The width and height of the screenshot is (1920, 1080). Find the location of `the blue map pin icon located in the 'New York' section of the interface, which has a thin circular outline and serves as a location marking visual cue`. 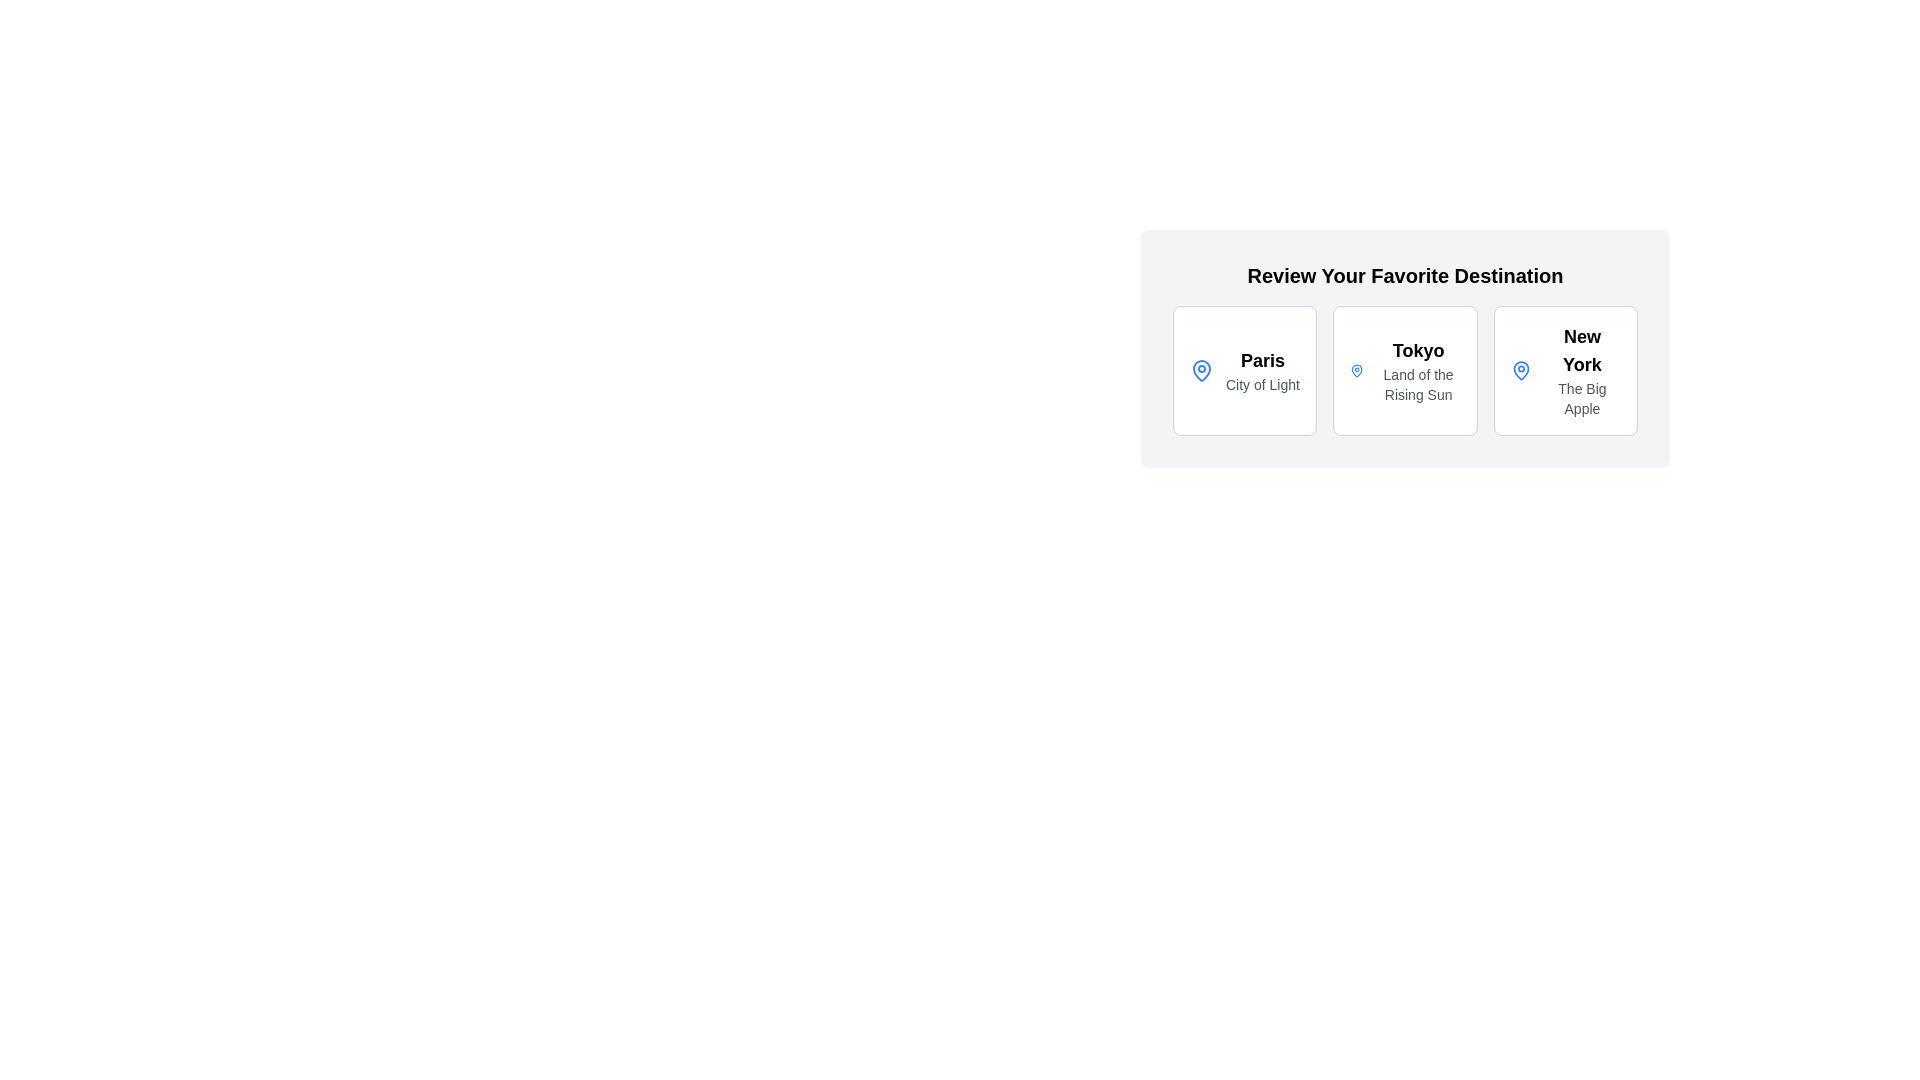

the blue map pin icon located in the 'New York' section of the interface, which has a thin circular outline and serves as a location marking visual cue is located at coordinates (1520, 370).